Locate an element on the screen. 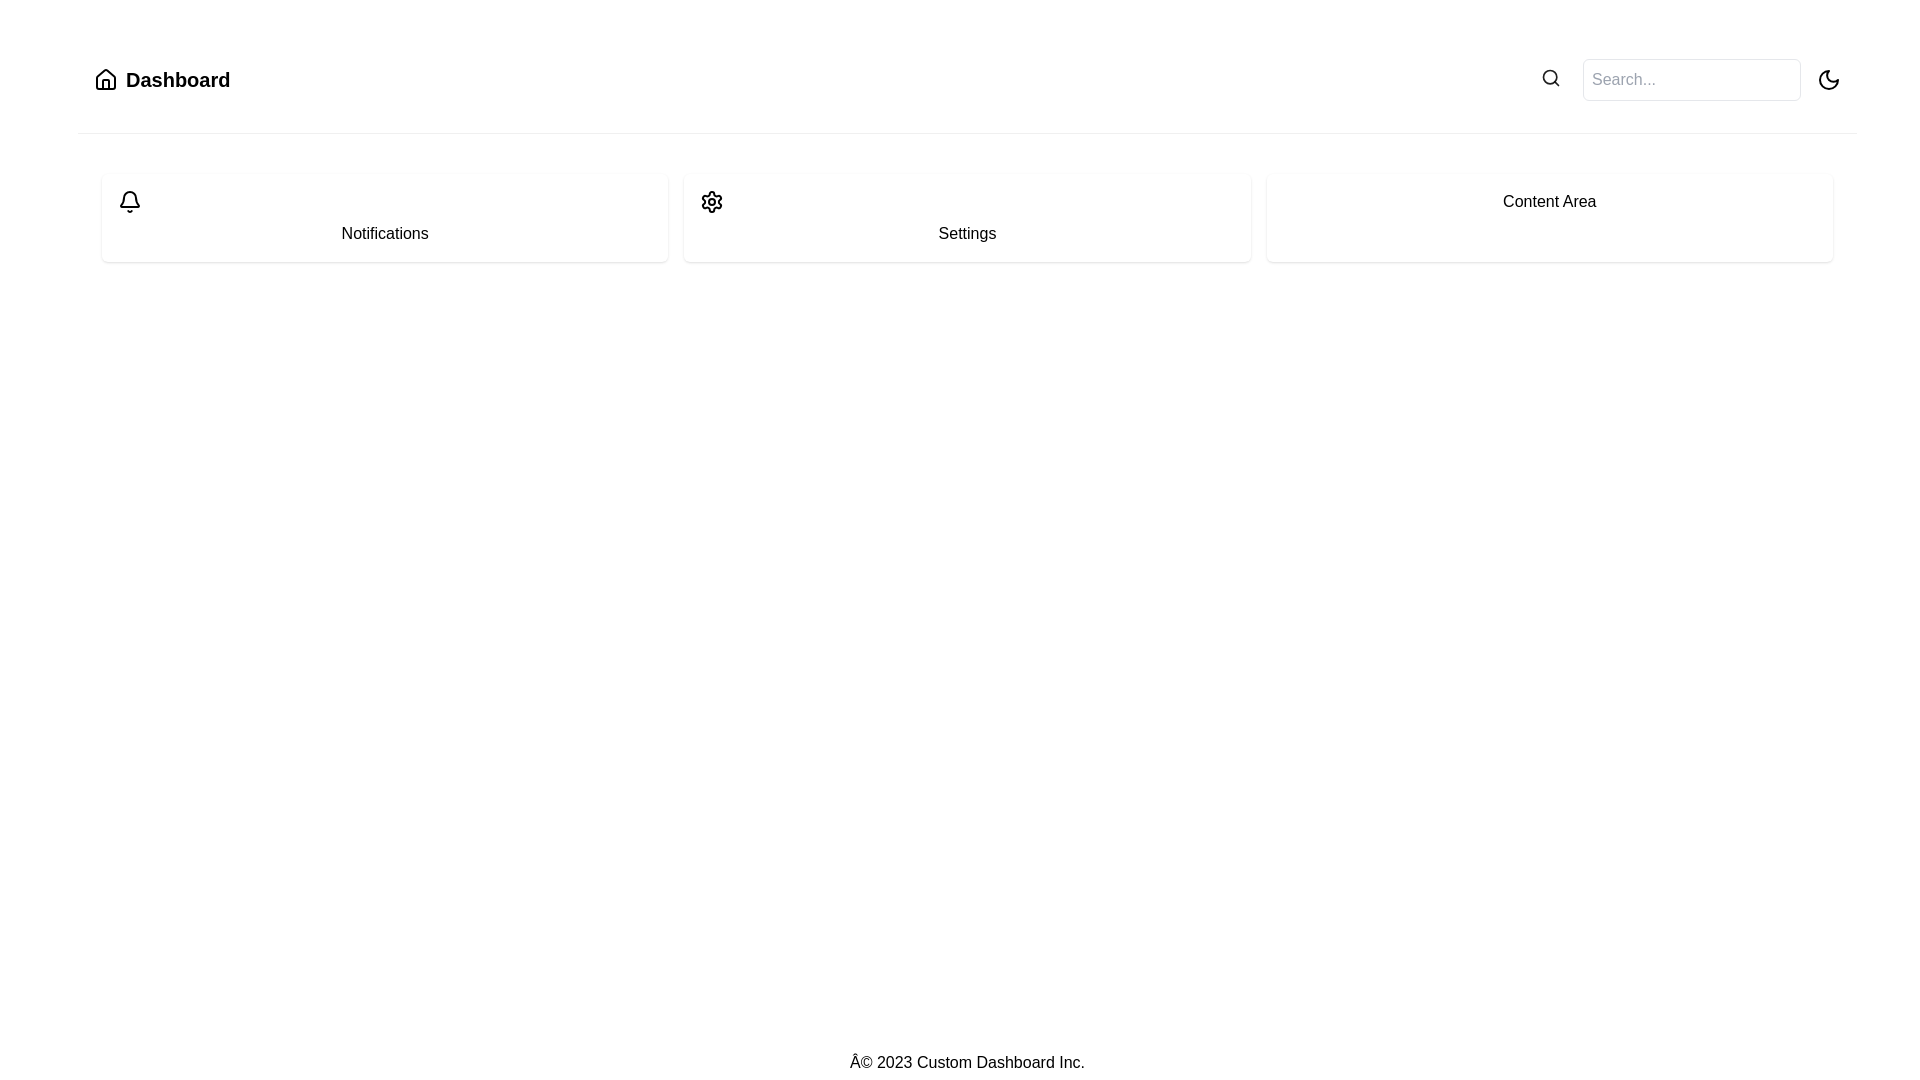 Image resolution: width=1920 pixels, height=1080 pixels. the crescent moon icon within the SVG element is located at coordinates (1828, 79).